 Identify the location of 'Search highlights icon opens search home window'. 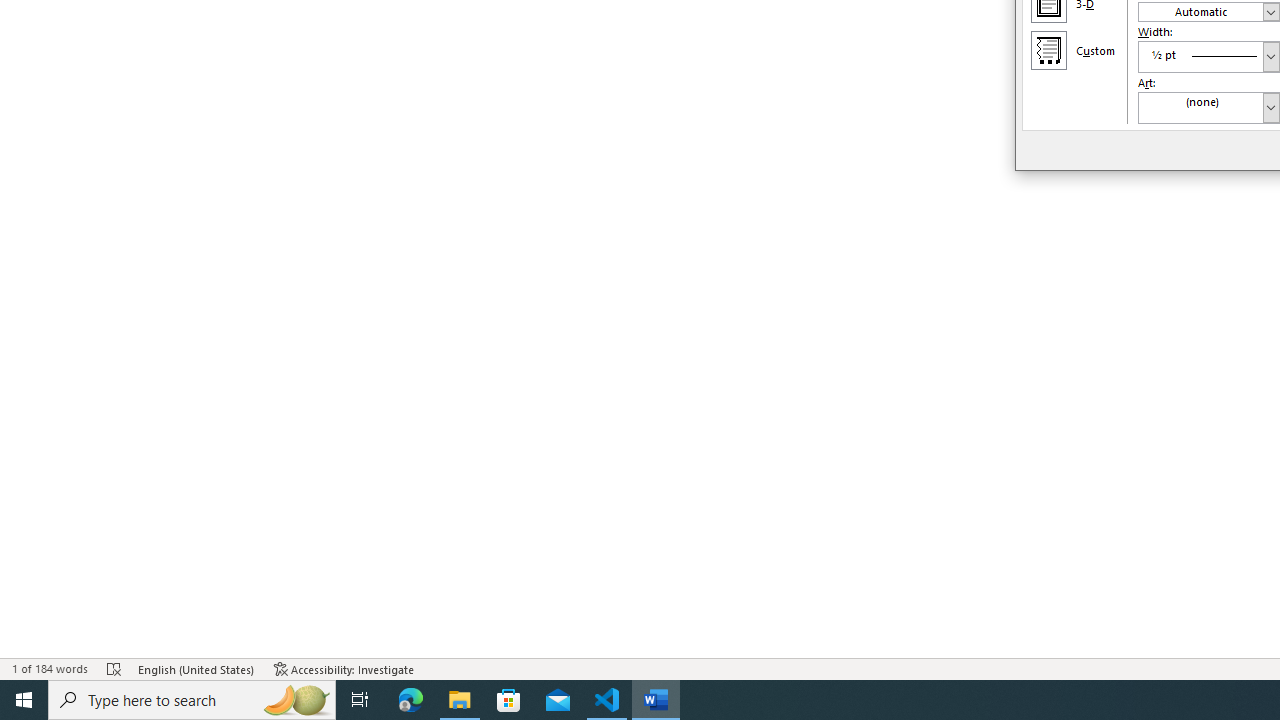
(294, 698).